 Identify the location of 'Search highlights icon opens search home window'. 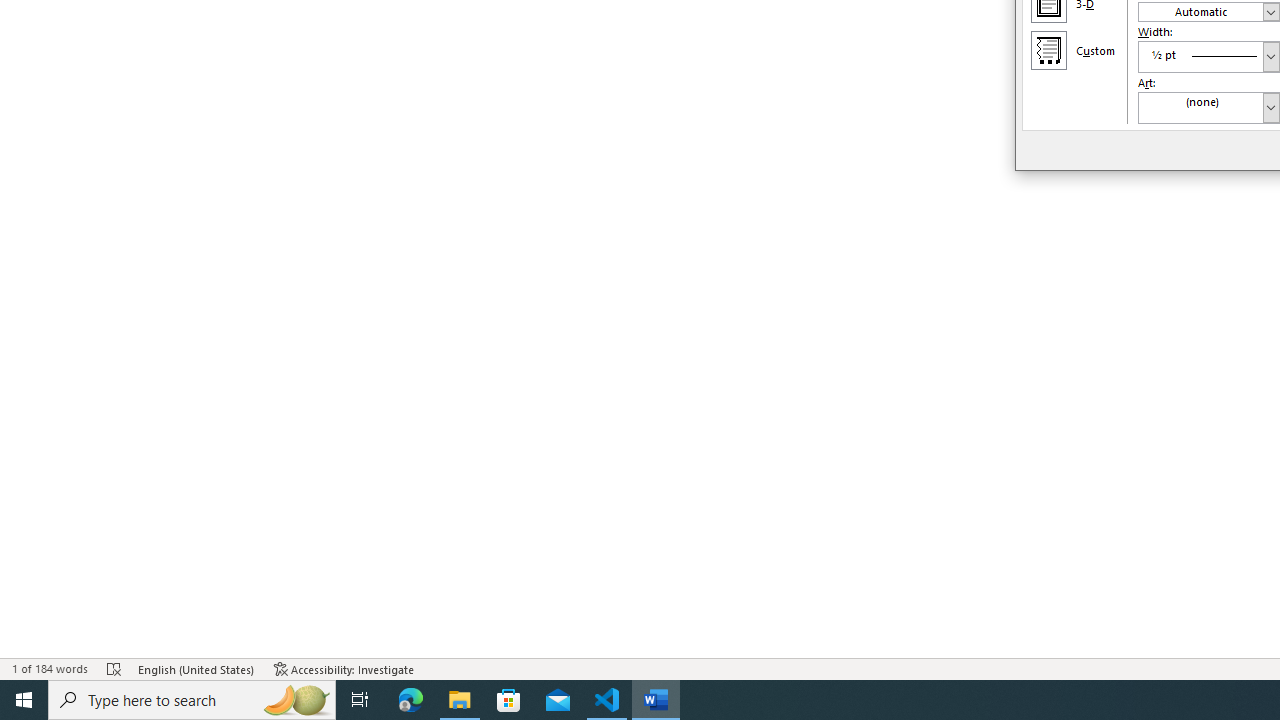
(294, 698).